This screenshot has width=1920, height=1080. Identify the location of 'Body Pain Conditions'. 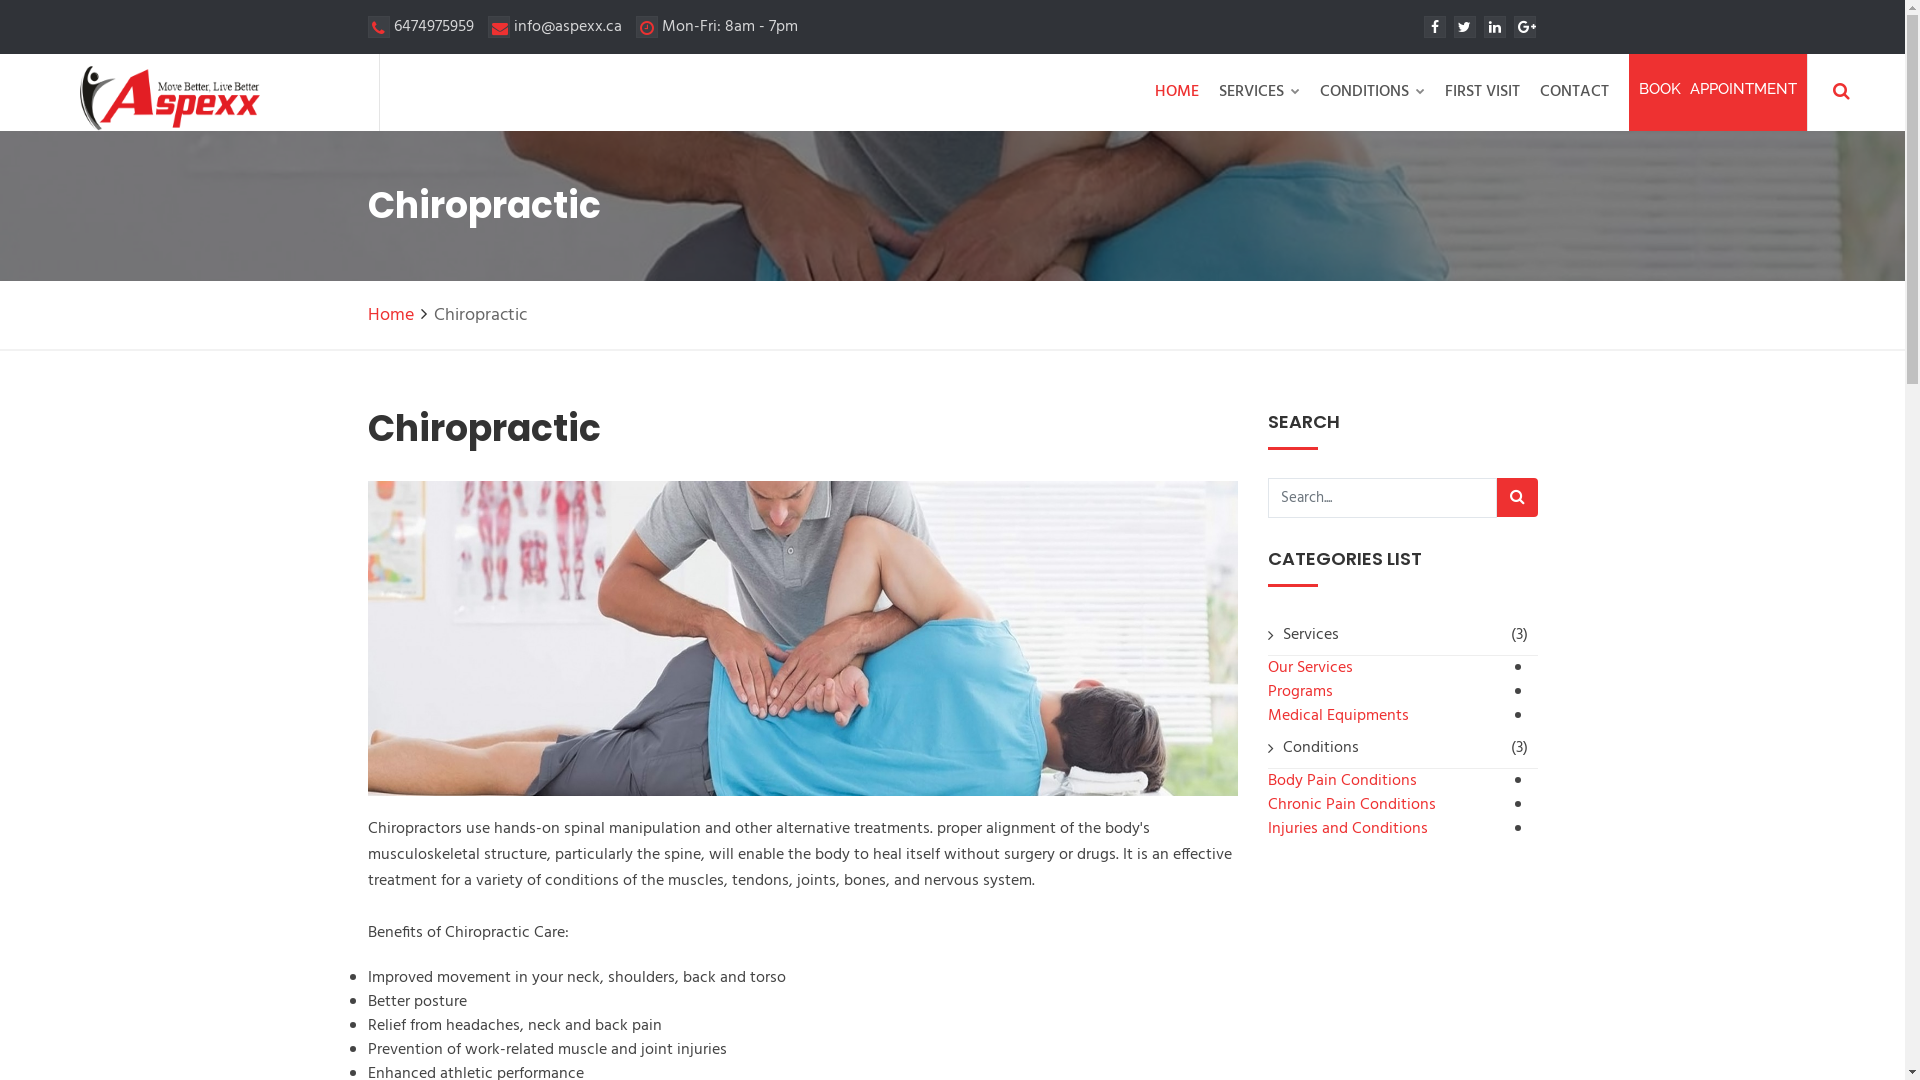
(1342, 779).